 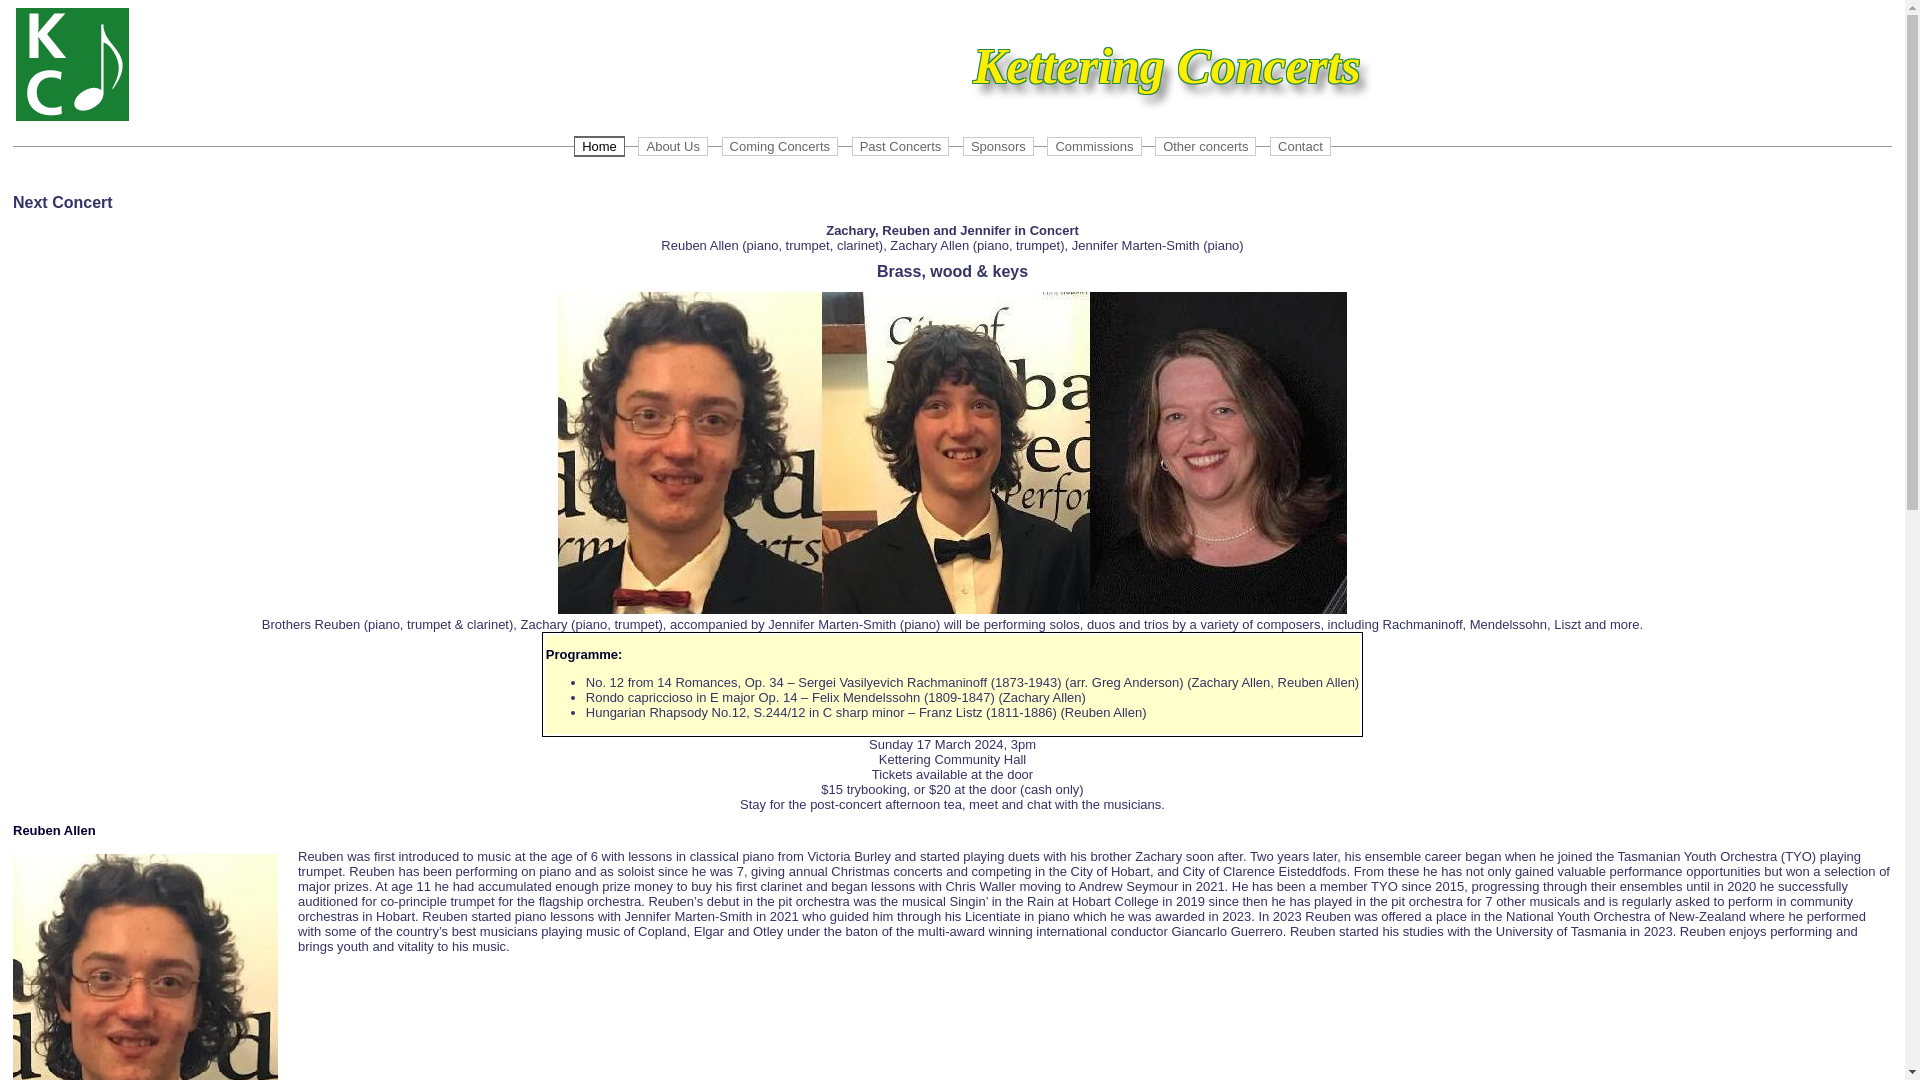 What do you see at coordinates (1045, 145) in the screenshot?
I see `'Commissions'` at bounding box center [1045, 145].